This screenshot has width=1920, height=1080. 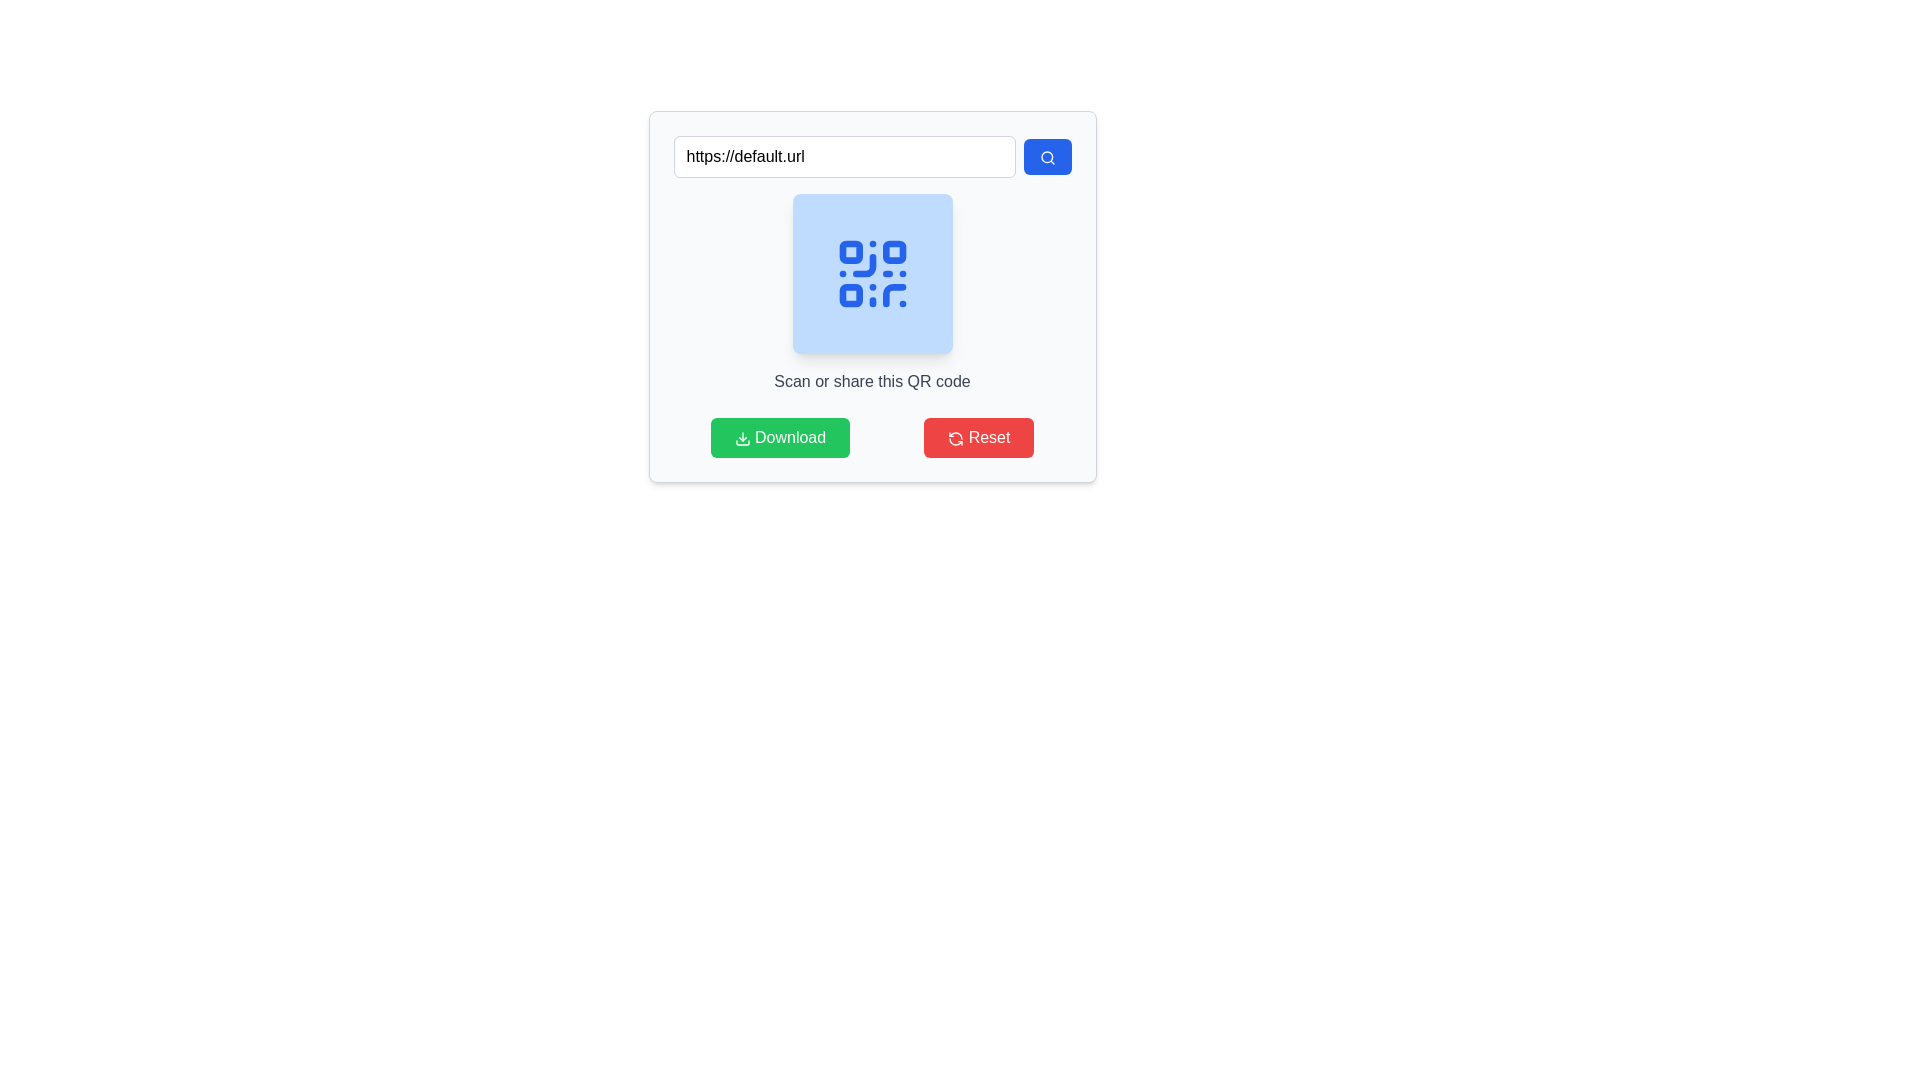 What do you see at coordinates (741, 437) in the screenshot?
I see `the download icon located inside the green 'Download' button, positioned in the bottom left section below the QR code and to the left of the red 'Reset' button` at bounding box center [741, 437].